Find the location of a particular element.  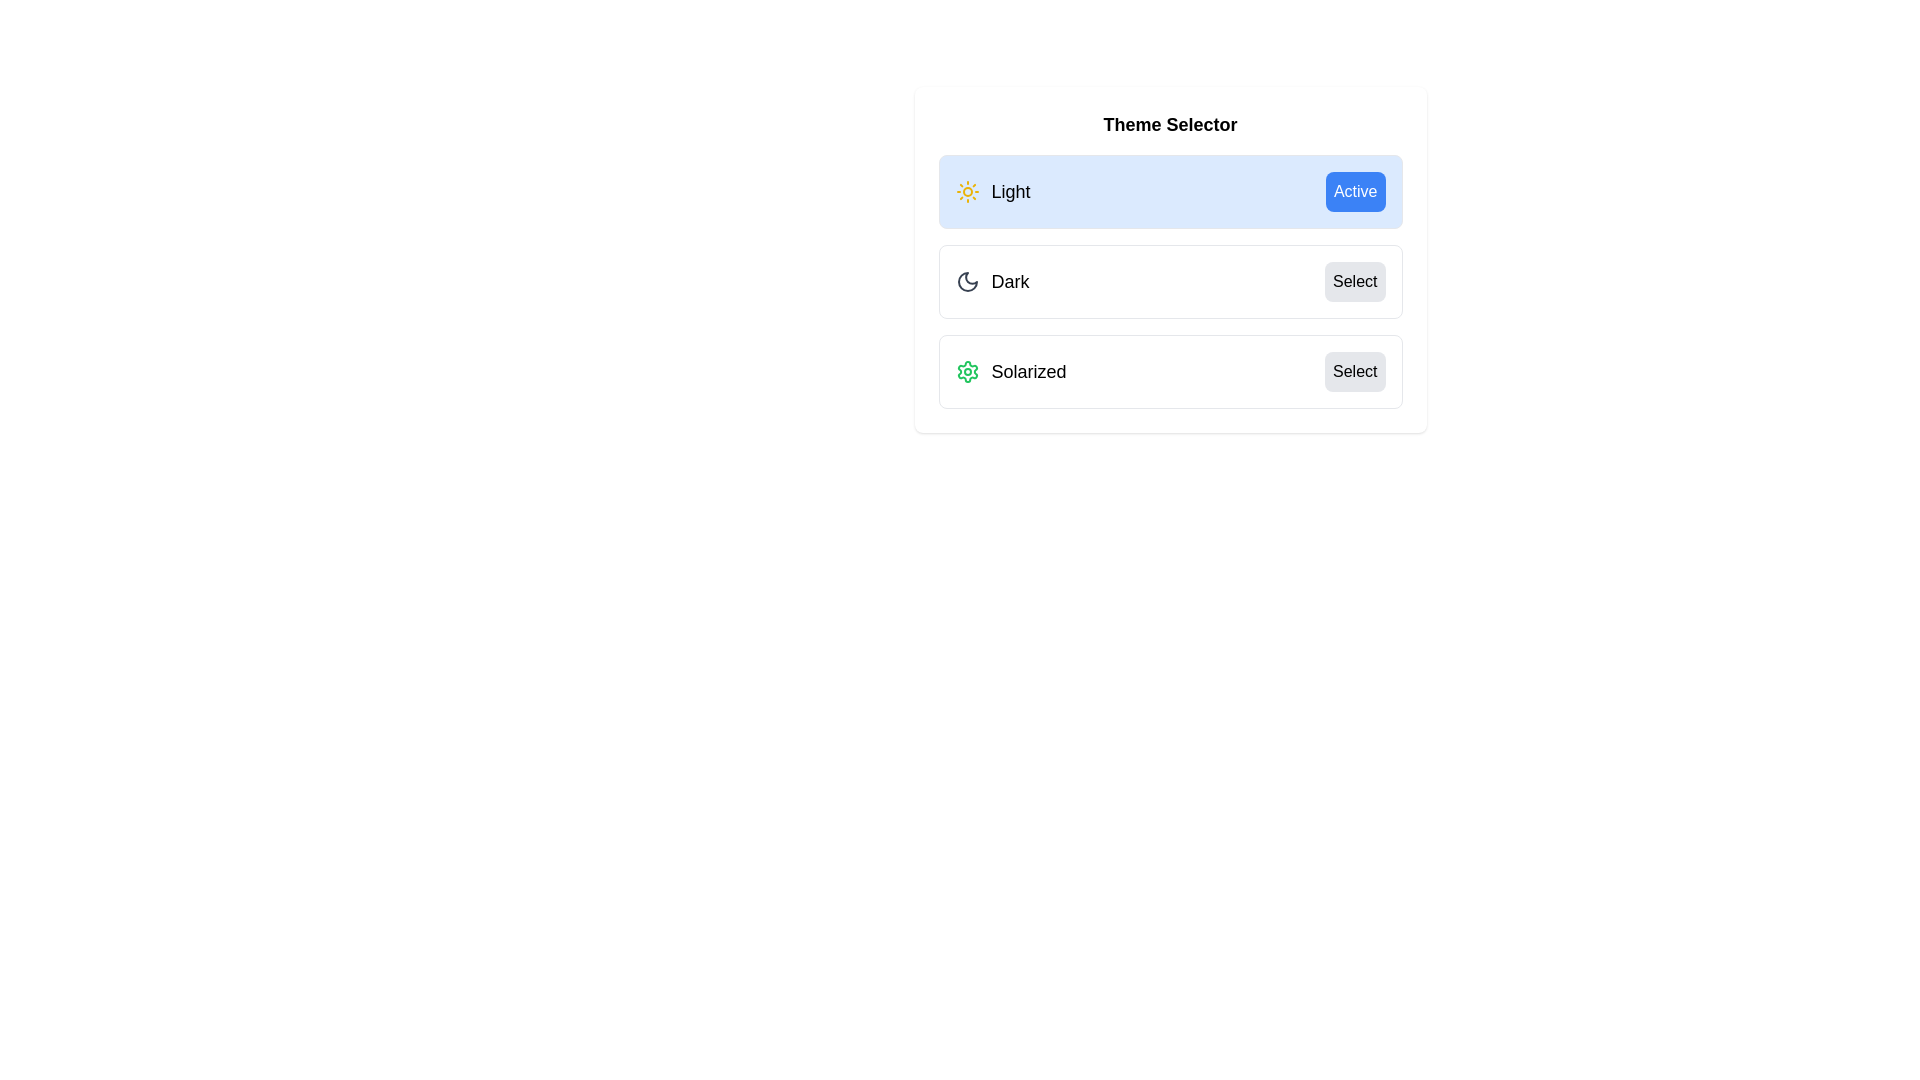

the icon next to Solarized theme is located at coordinates (967, 371).